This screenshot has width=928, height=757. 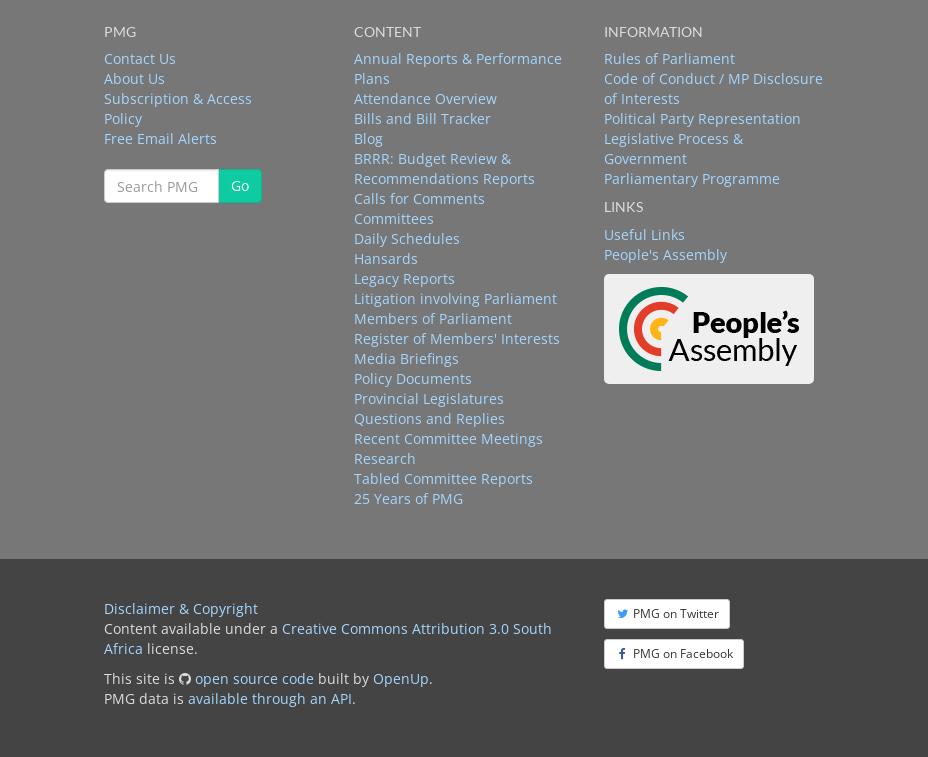 I want to click on 'license.', so click(x=170, y=647).